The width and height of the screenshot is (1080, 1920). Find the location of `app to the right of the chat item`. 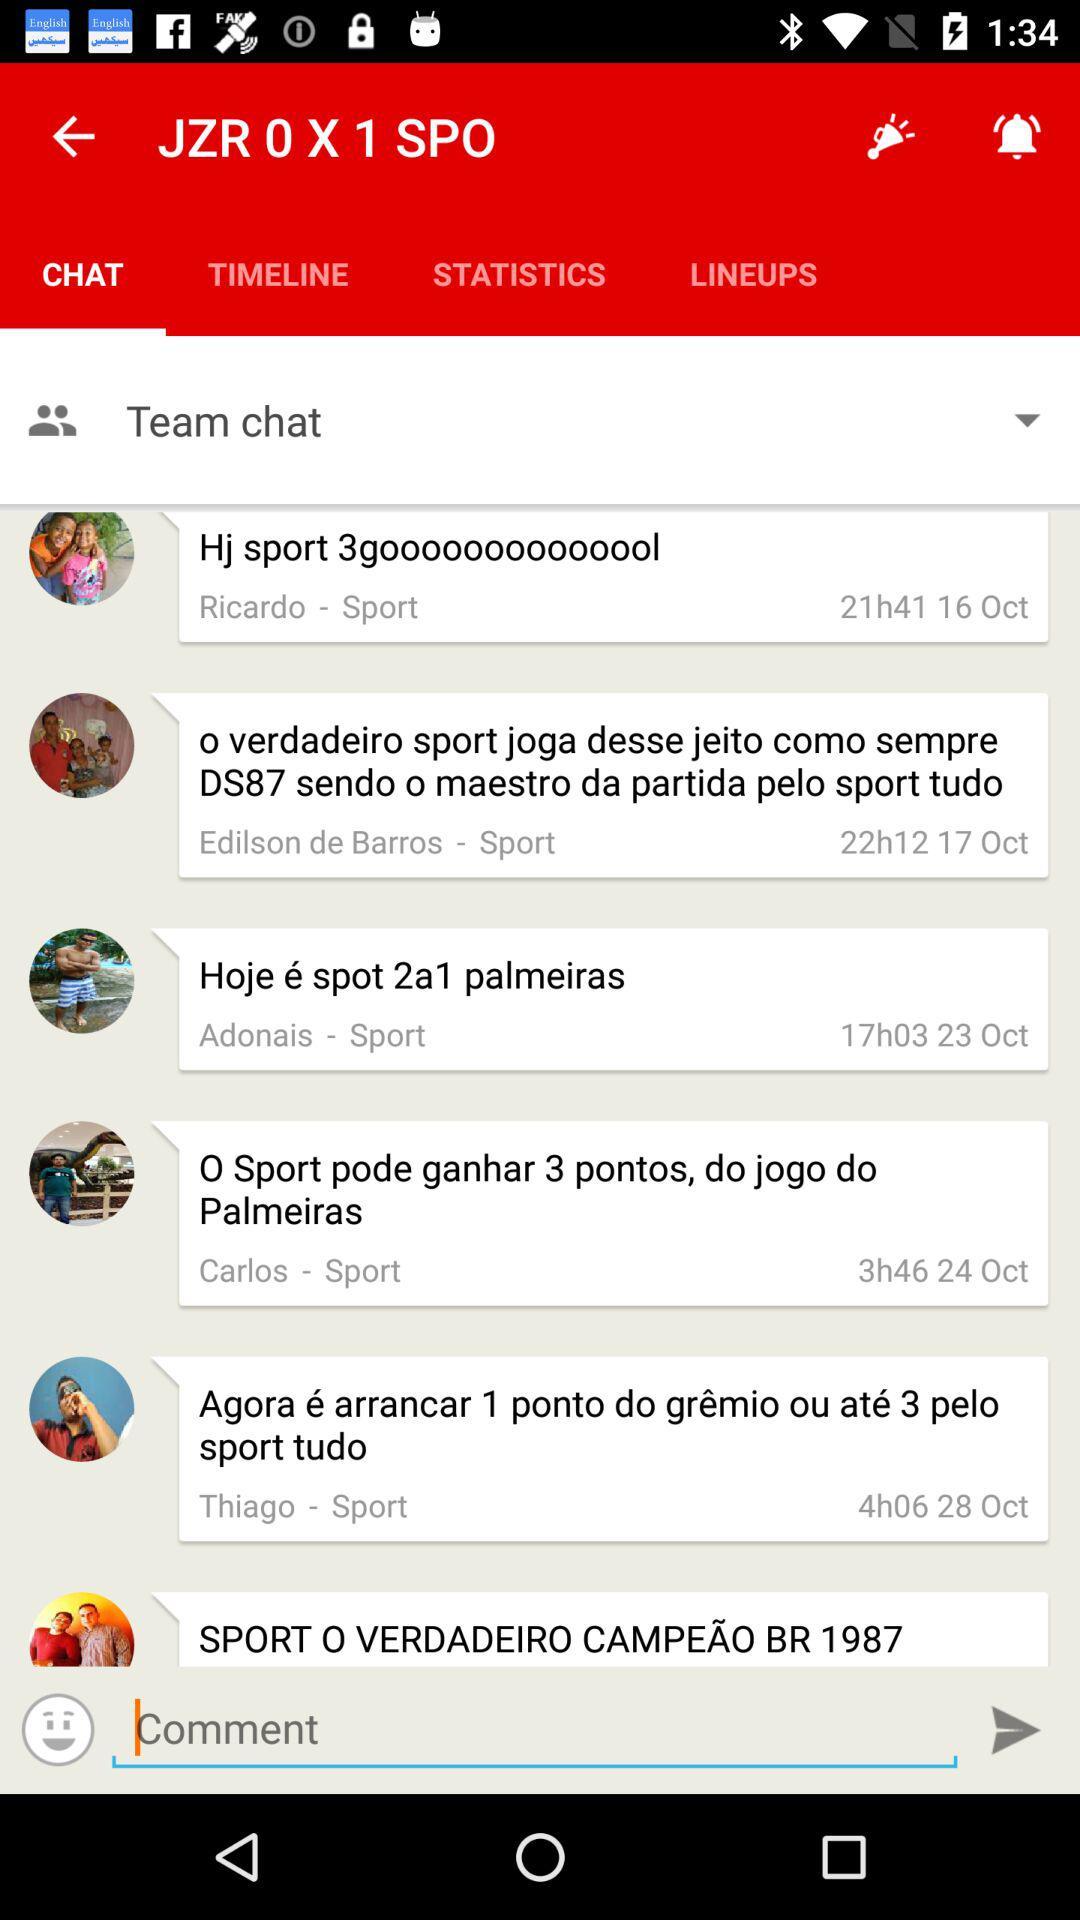

app to the right of the chat item is located at coordinates (278, 272).